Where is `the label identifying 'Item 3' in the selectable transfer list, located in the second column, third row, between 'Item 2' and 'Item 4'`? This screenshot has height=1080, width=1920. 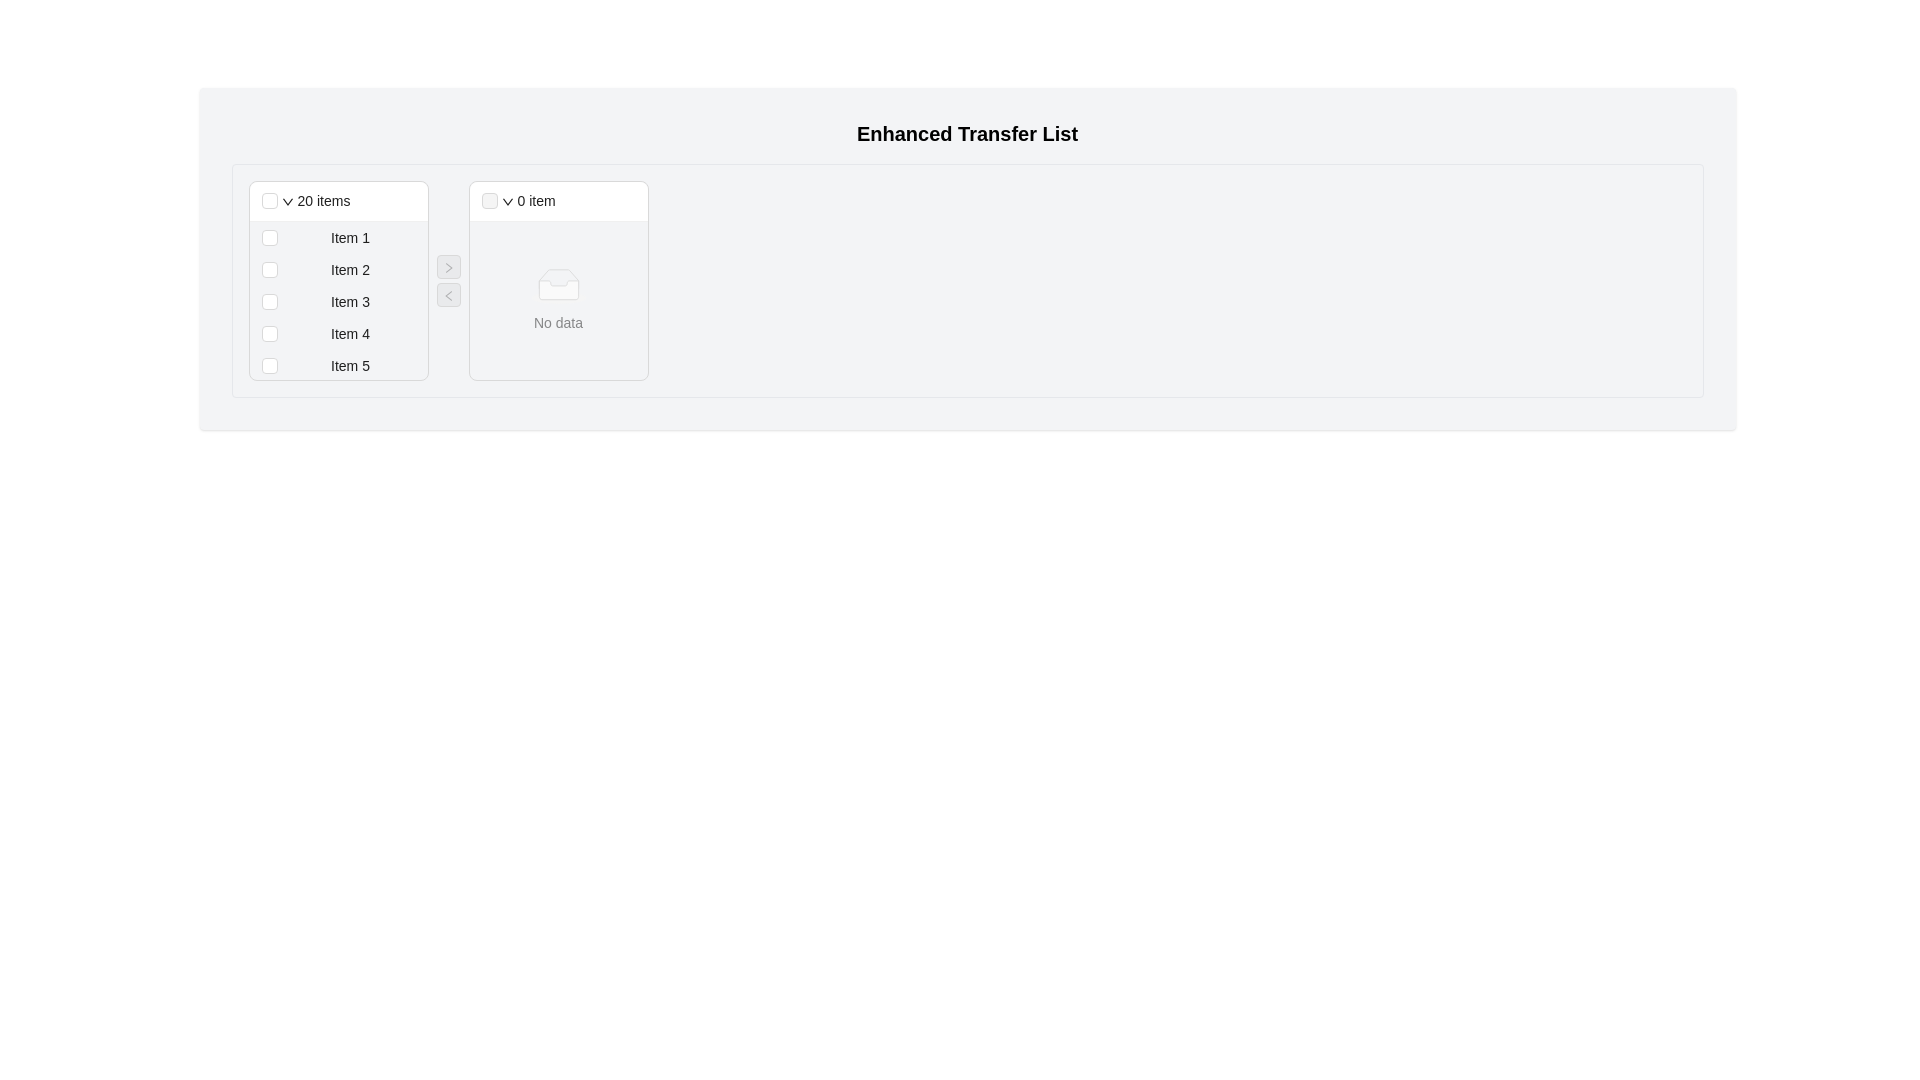 the label identifying 'Item 3' in the selectable transfer list, located in the second column, third row, between 'Item 2' and 'Item 4' is located at coordinates (350, 301).